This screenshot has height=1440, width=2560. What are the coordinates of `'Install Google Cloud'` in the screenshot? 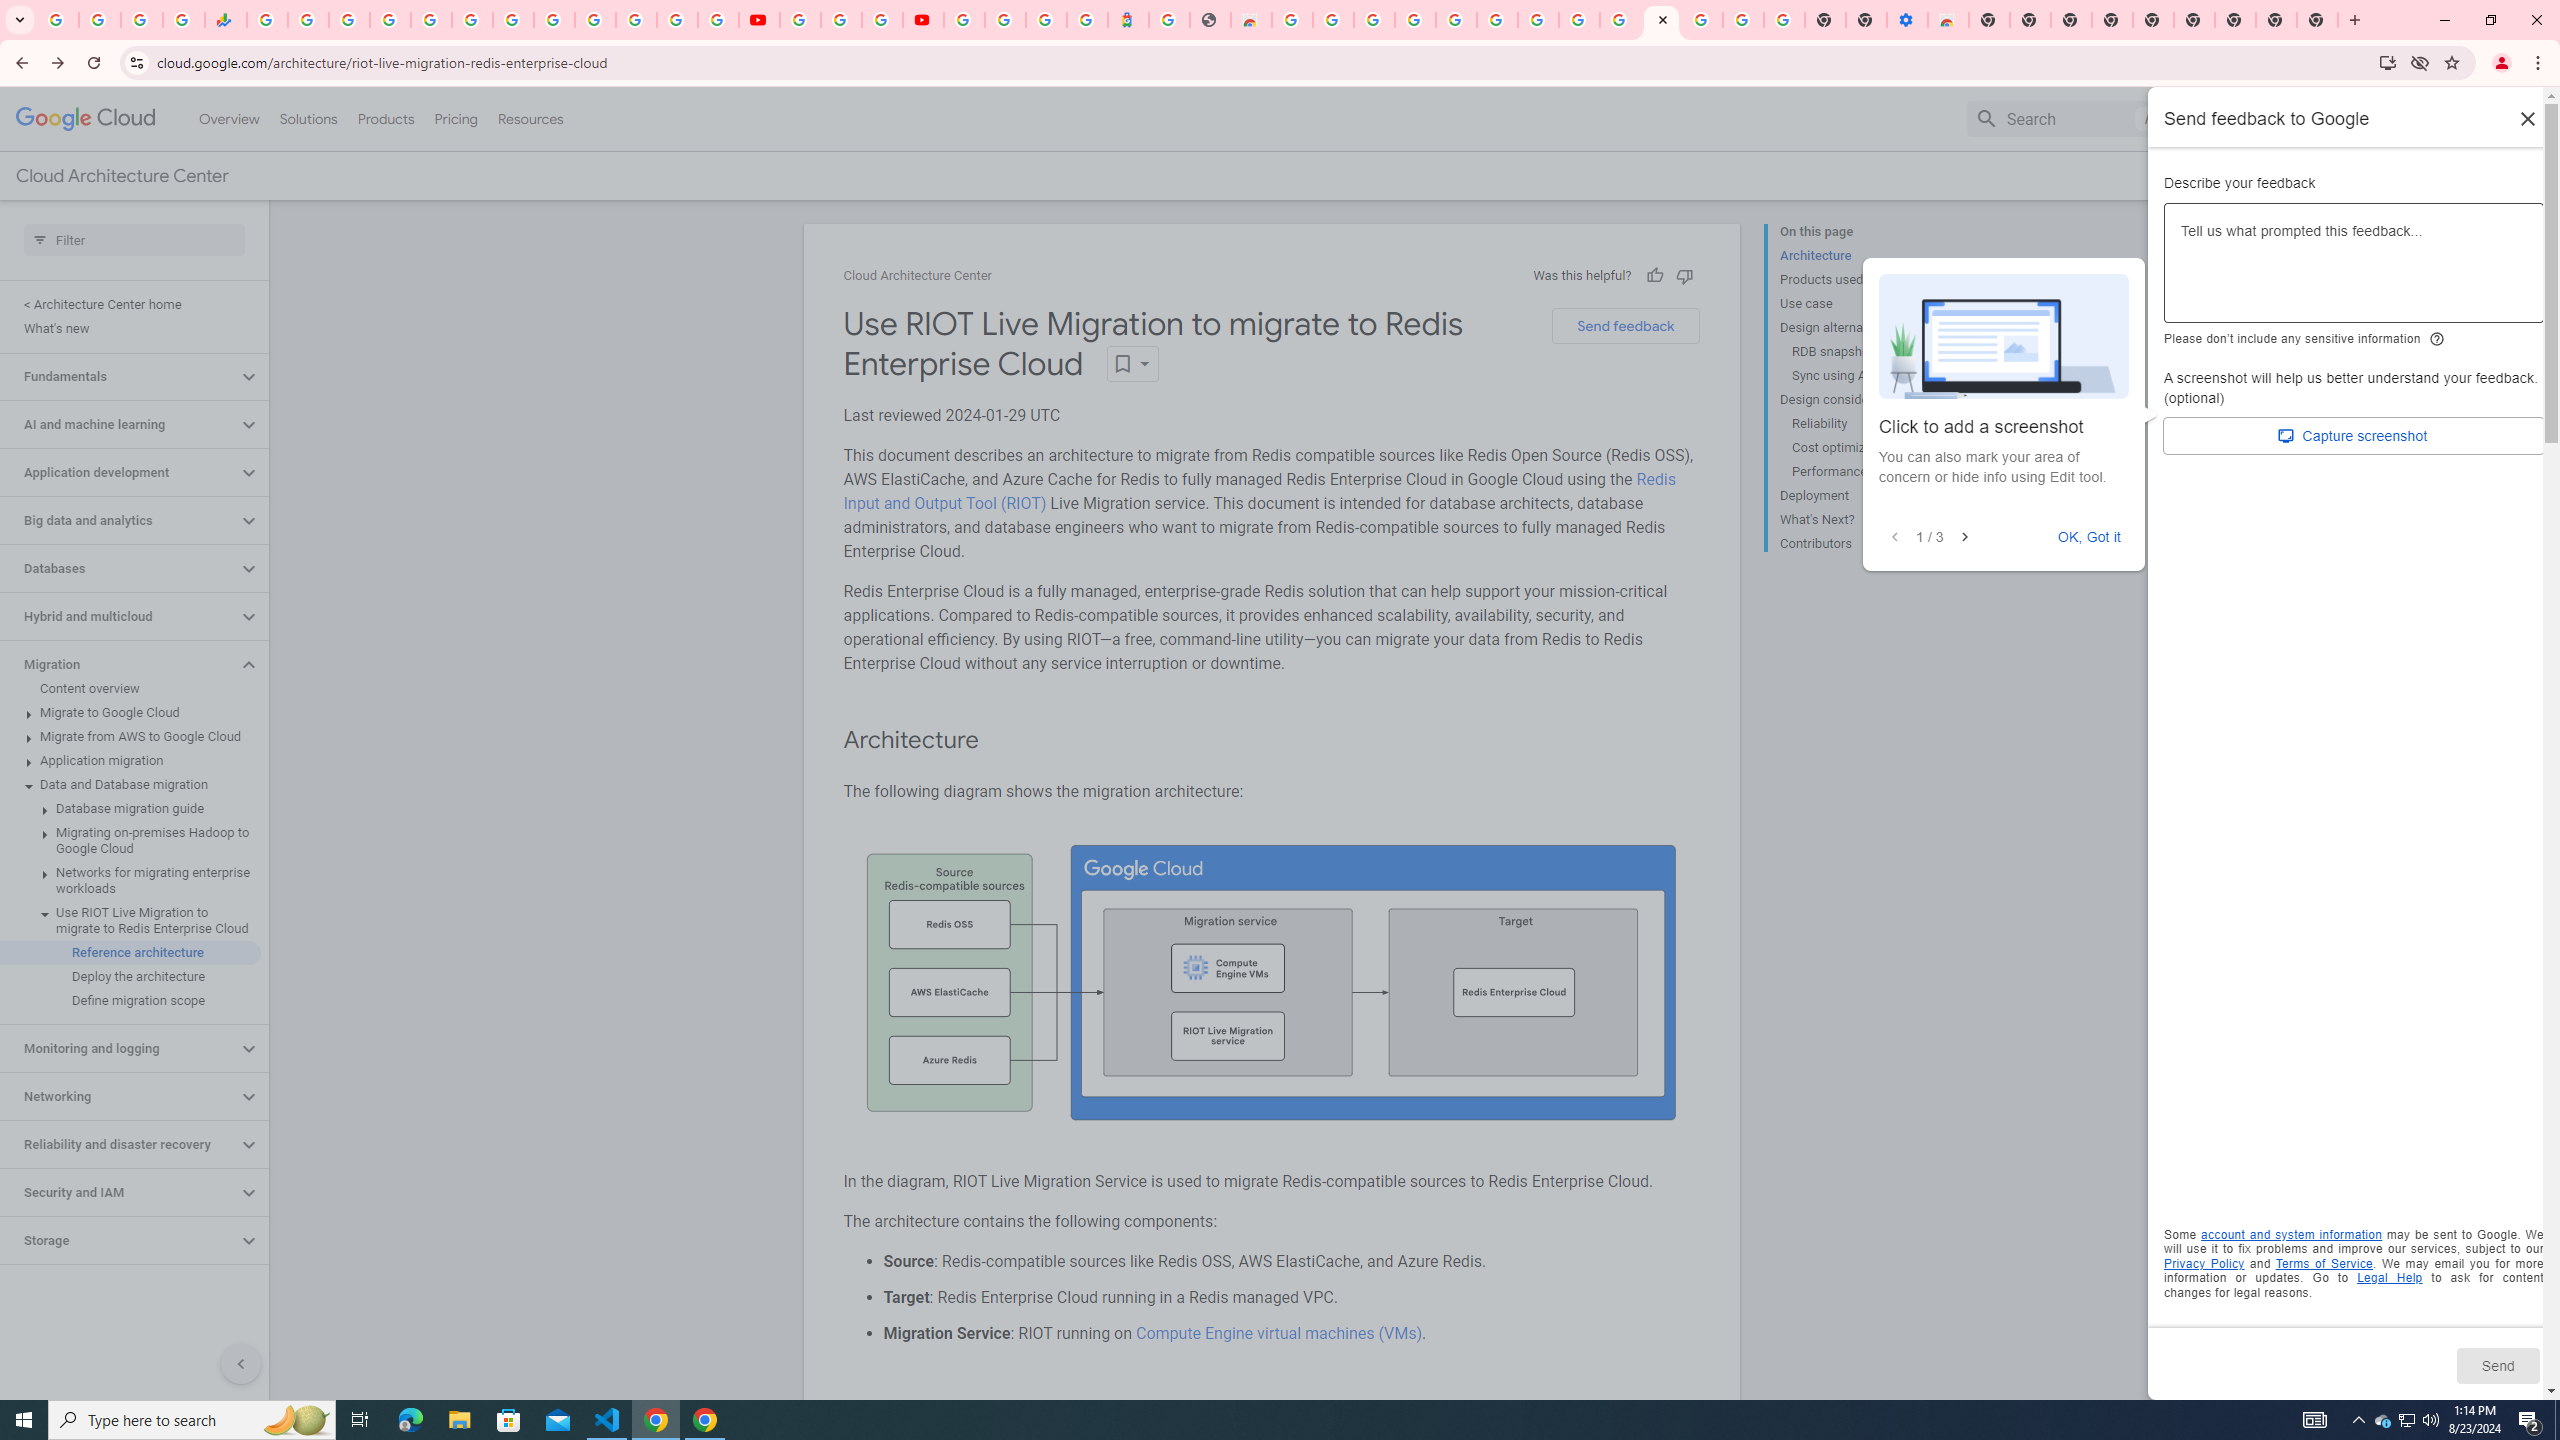 It's located at (2388, 61).